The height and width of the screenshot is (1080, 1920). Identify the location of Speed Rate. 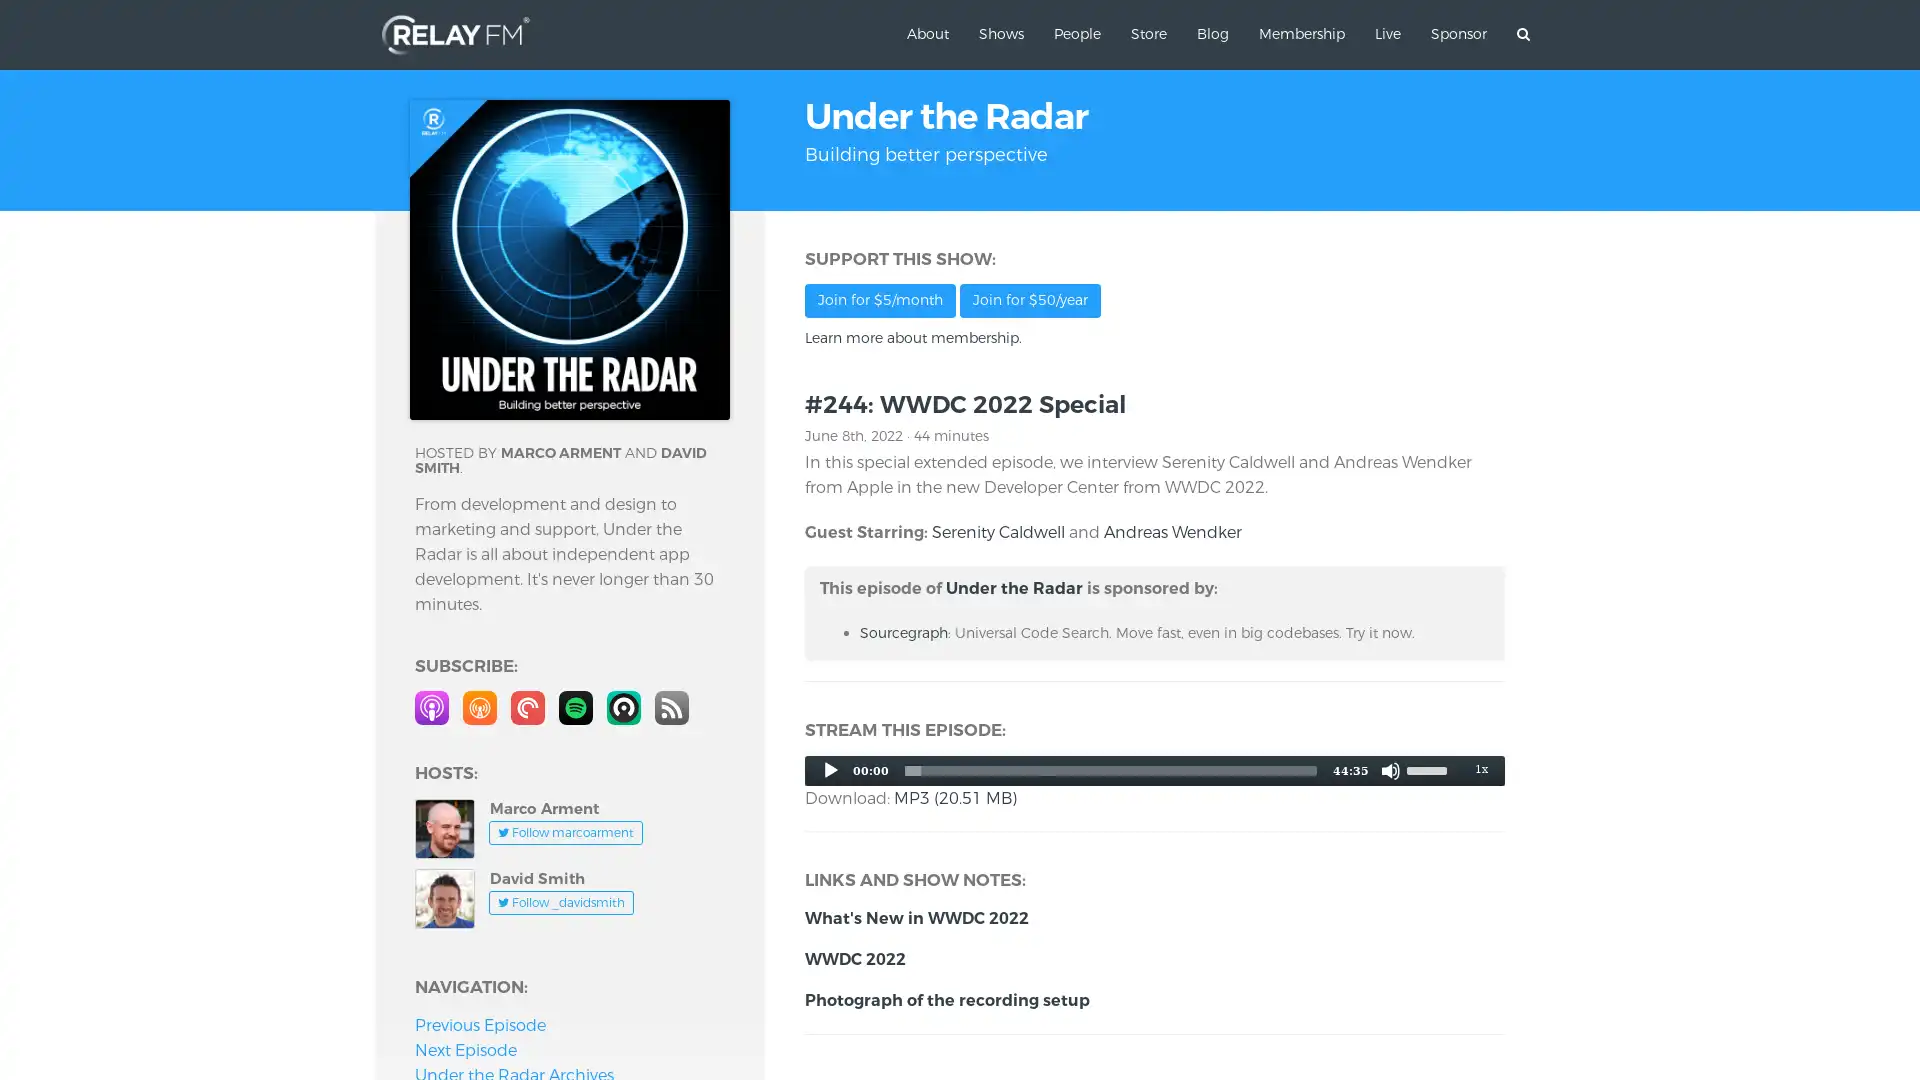
(1481, 767).